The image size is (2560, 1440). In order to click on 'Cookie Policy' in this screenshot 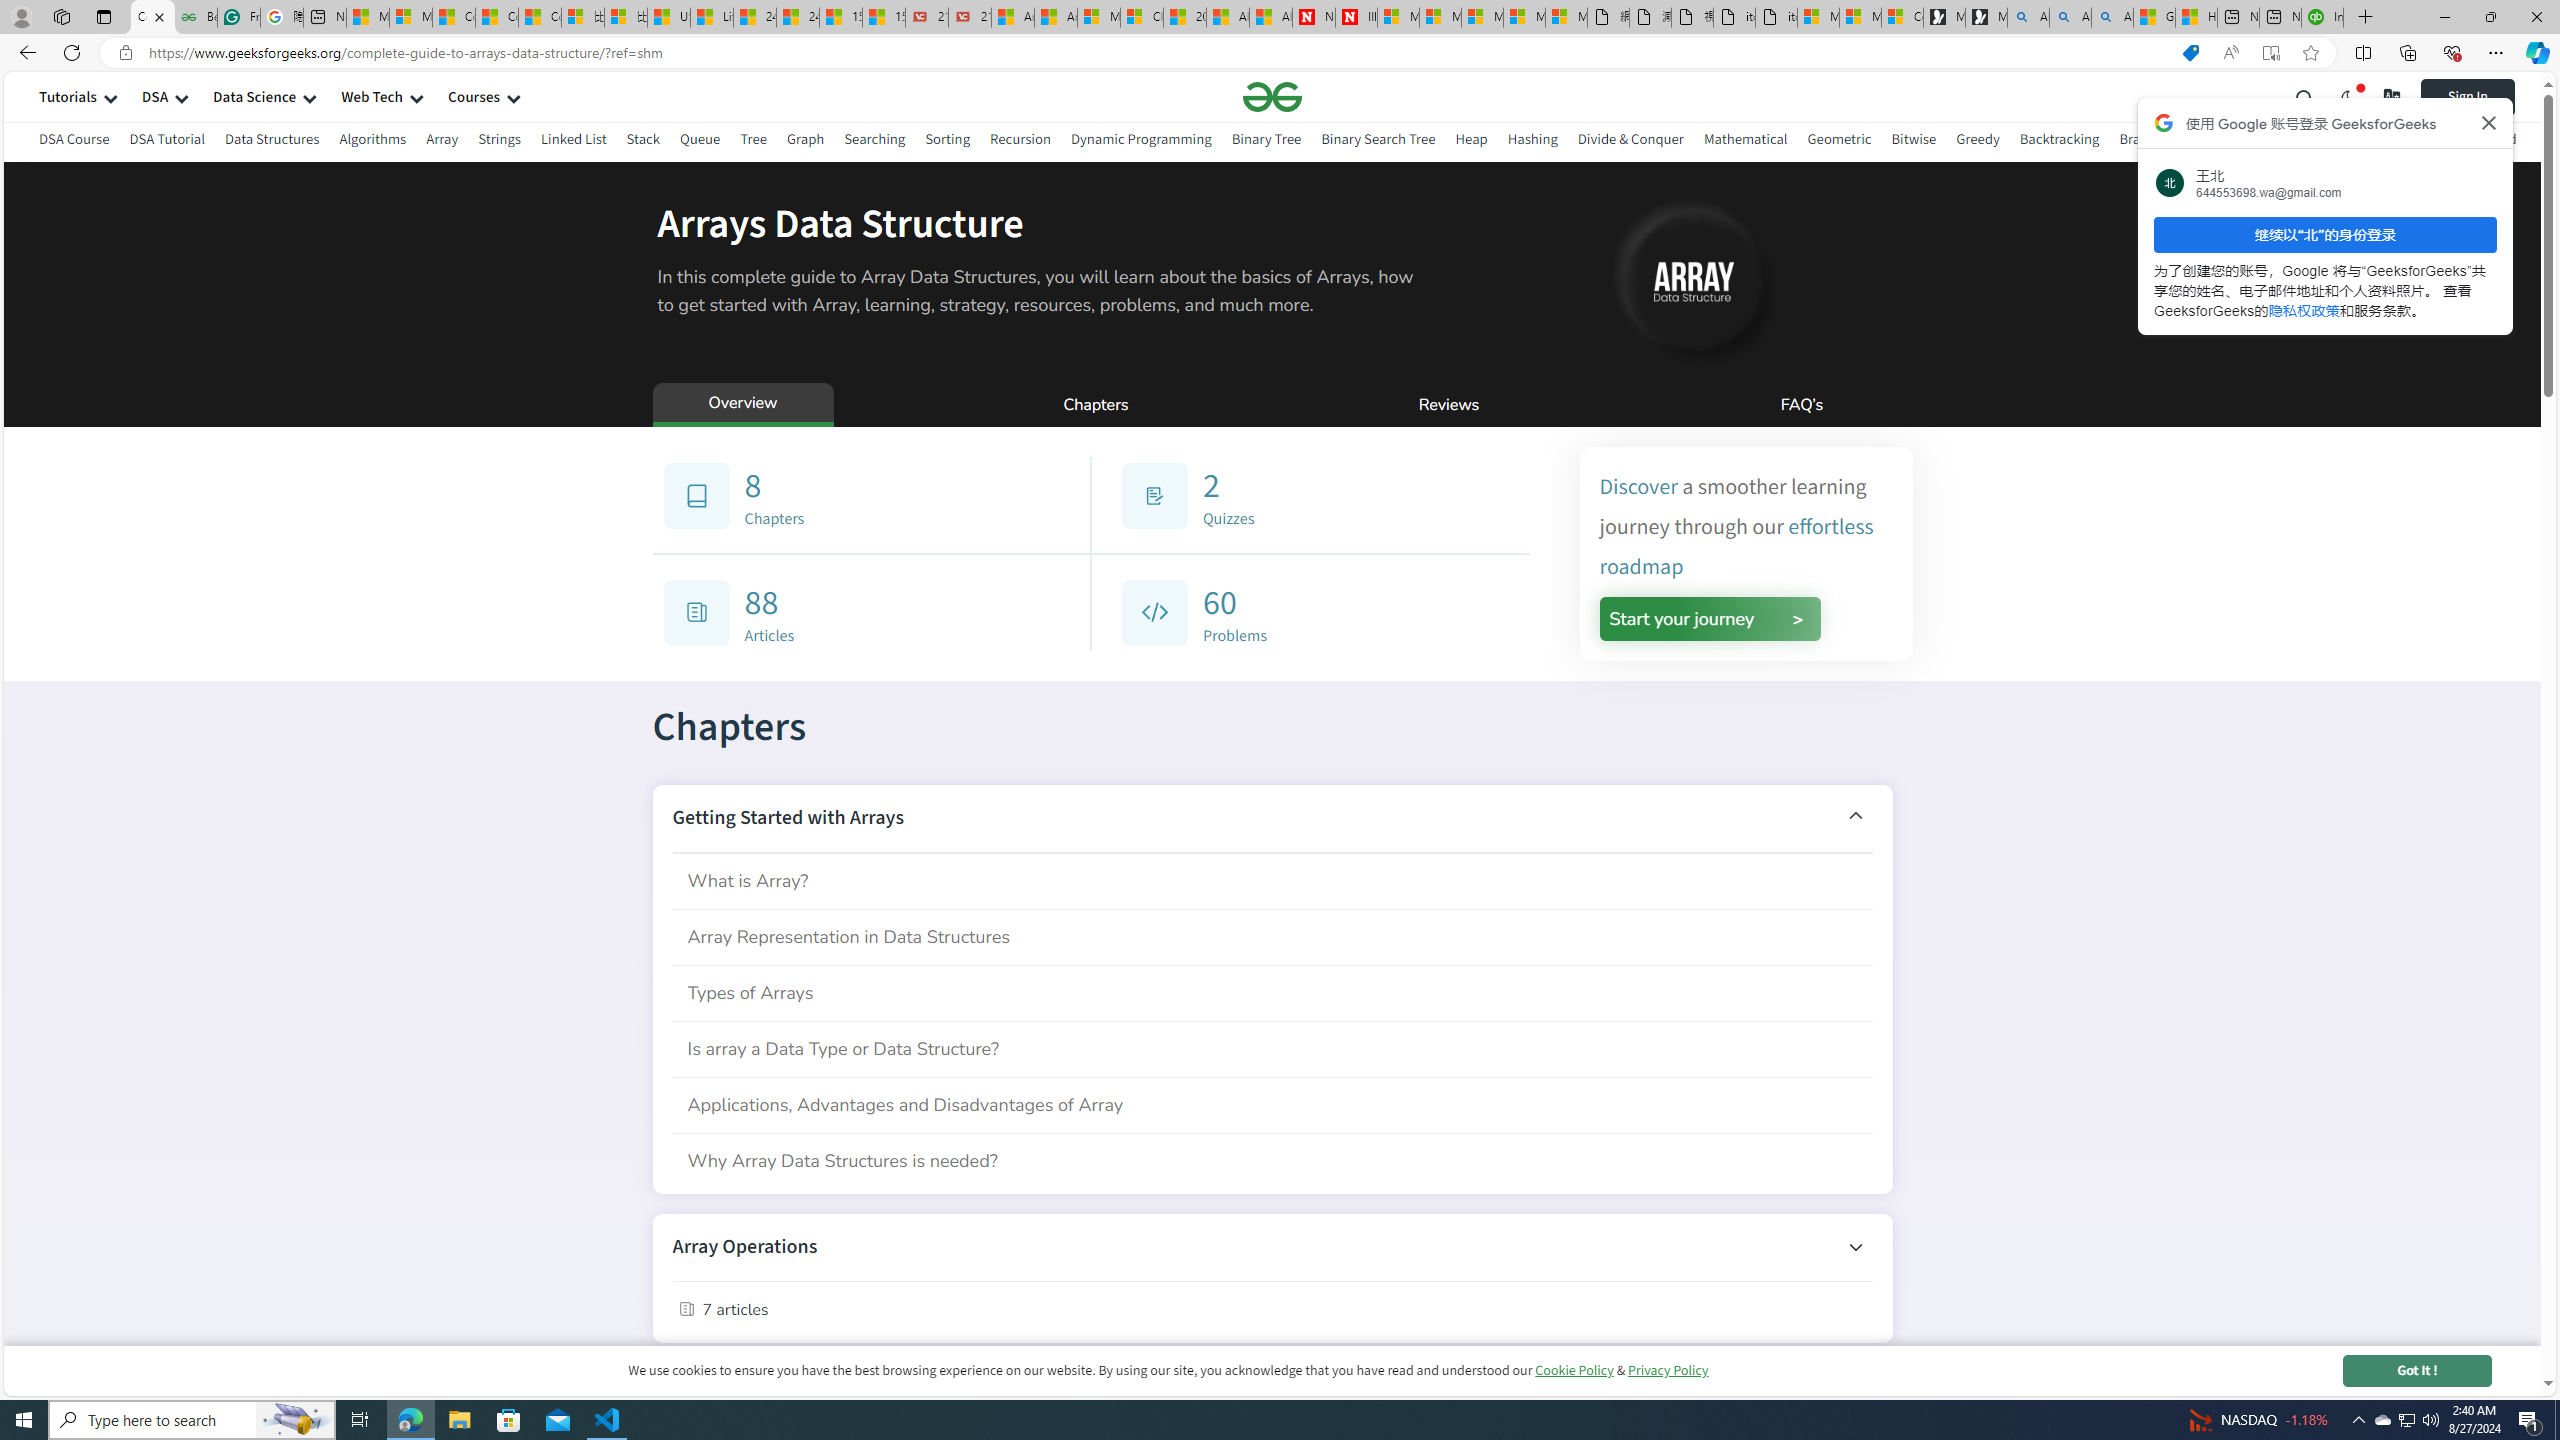, I will do `click(1573, 1370)`.